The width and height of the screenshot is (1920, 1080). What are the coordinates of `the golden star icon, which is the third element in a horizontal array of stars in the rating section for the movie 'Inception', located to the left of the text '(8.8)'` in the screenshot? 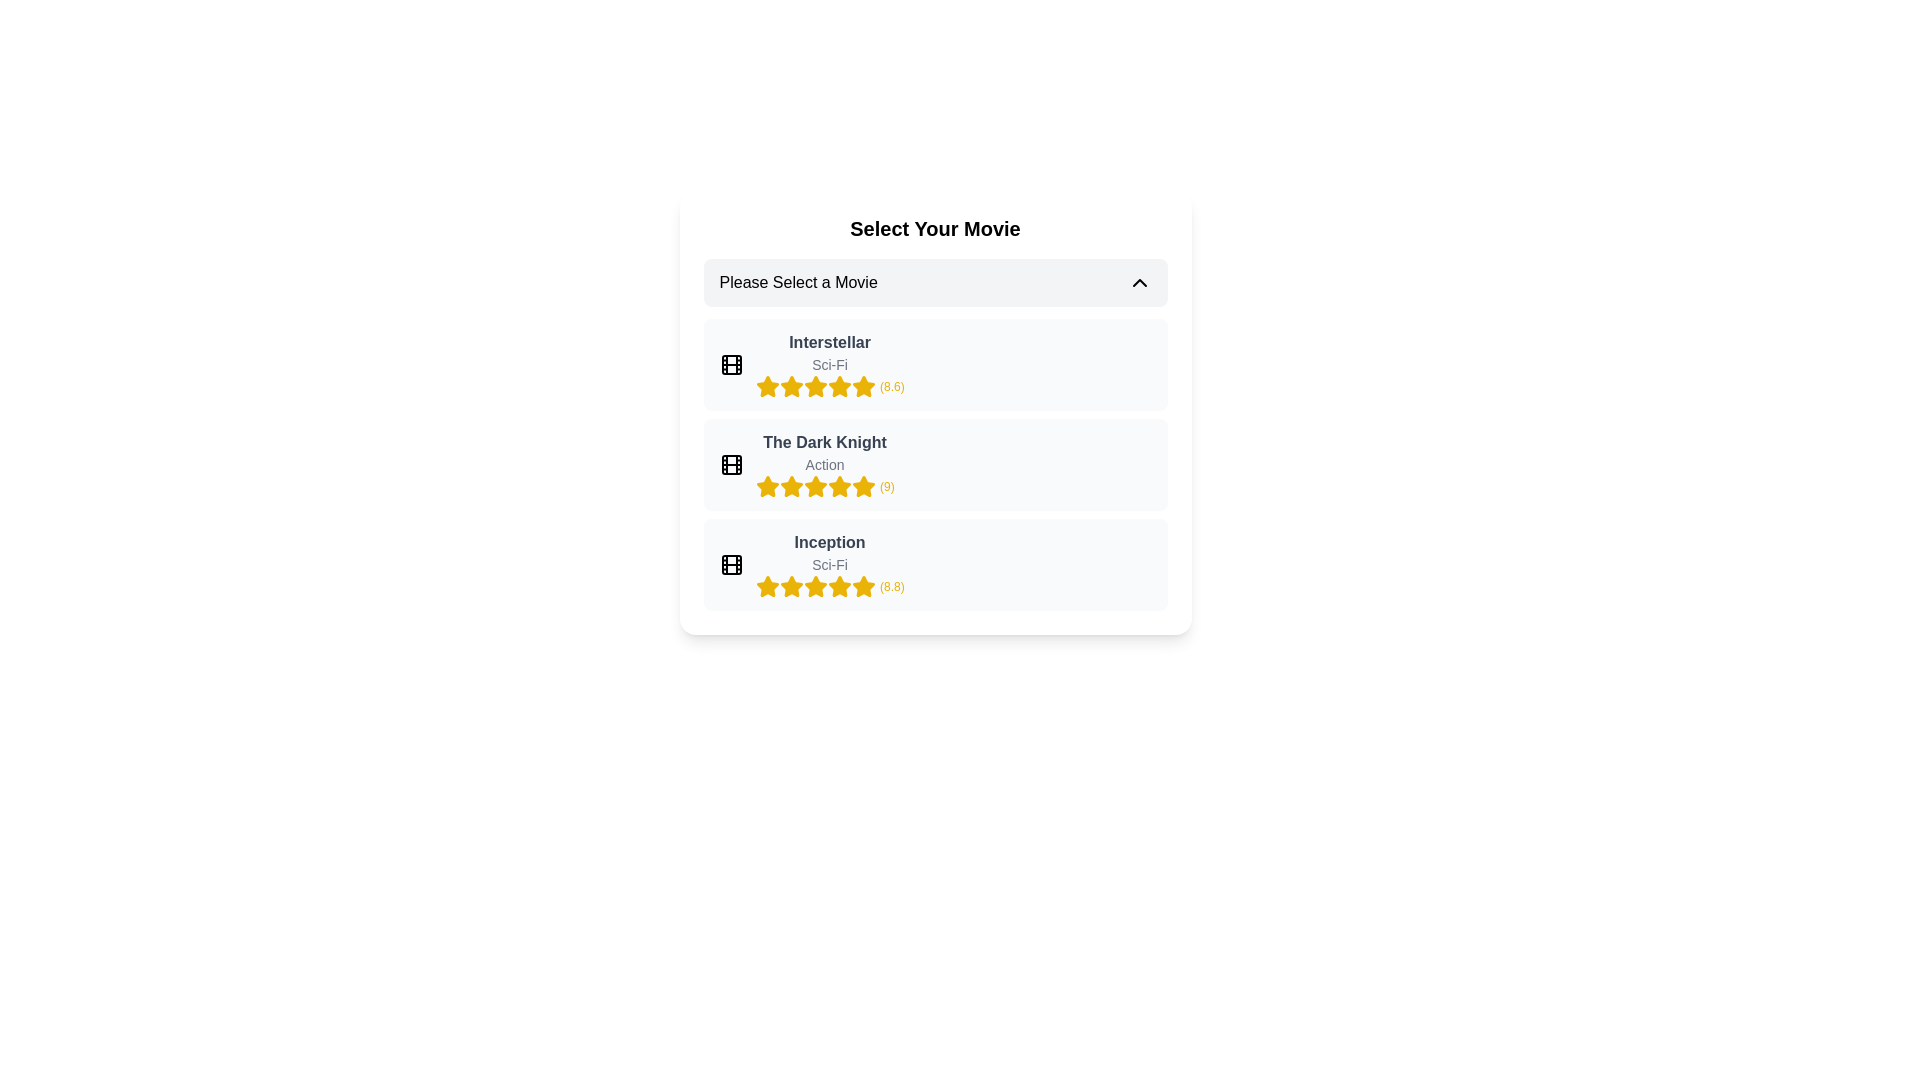 It's located at (790, 585).